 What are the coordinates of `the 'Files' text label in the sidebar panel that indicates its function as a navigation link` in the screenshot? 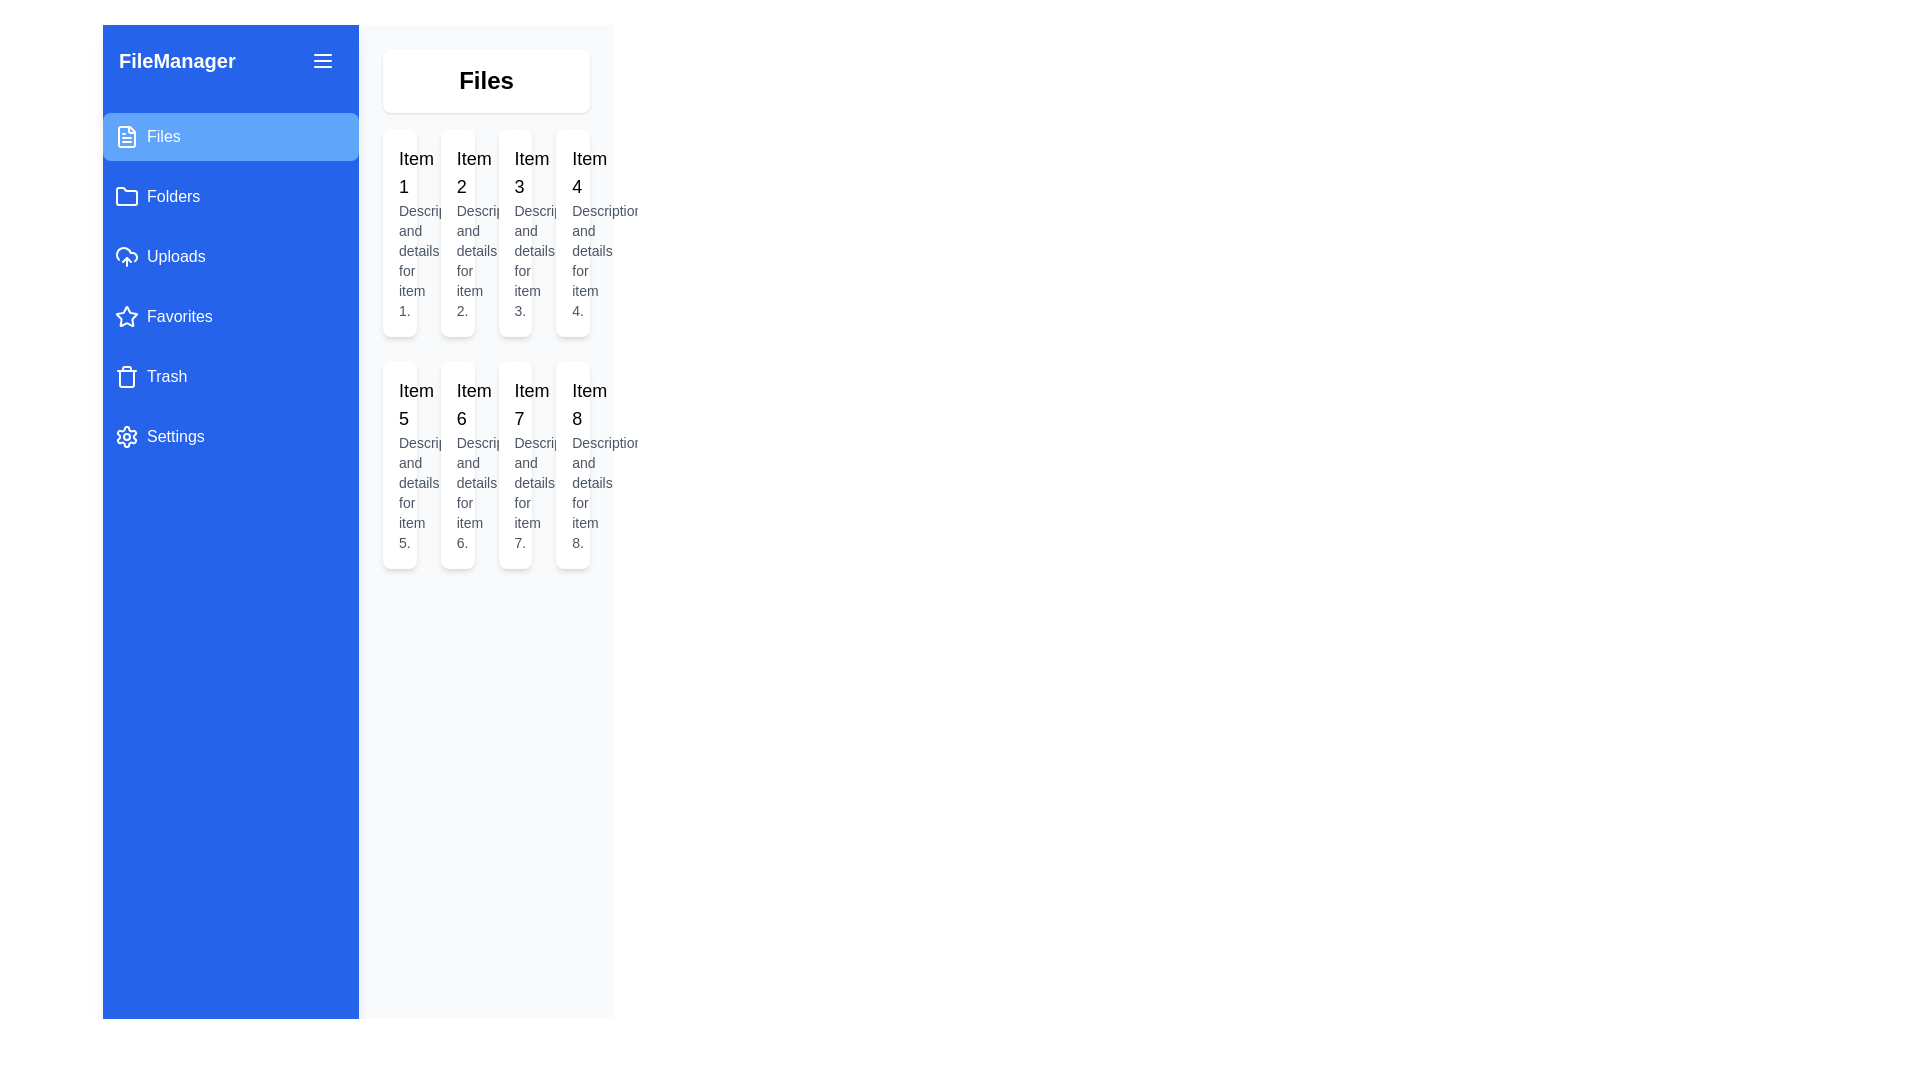 It's located at (163, 136).